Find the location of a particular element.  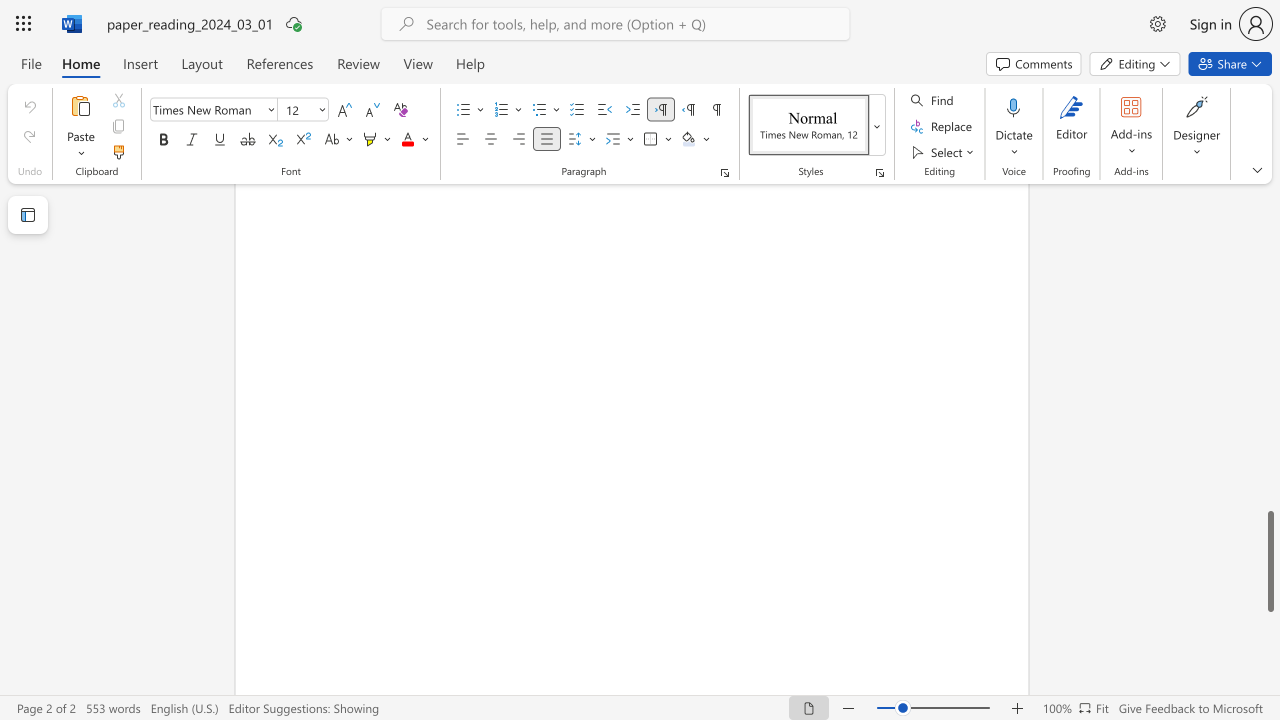

the scrollbar to move the view up is located at coordinates (1269, 270).